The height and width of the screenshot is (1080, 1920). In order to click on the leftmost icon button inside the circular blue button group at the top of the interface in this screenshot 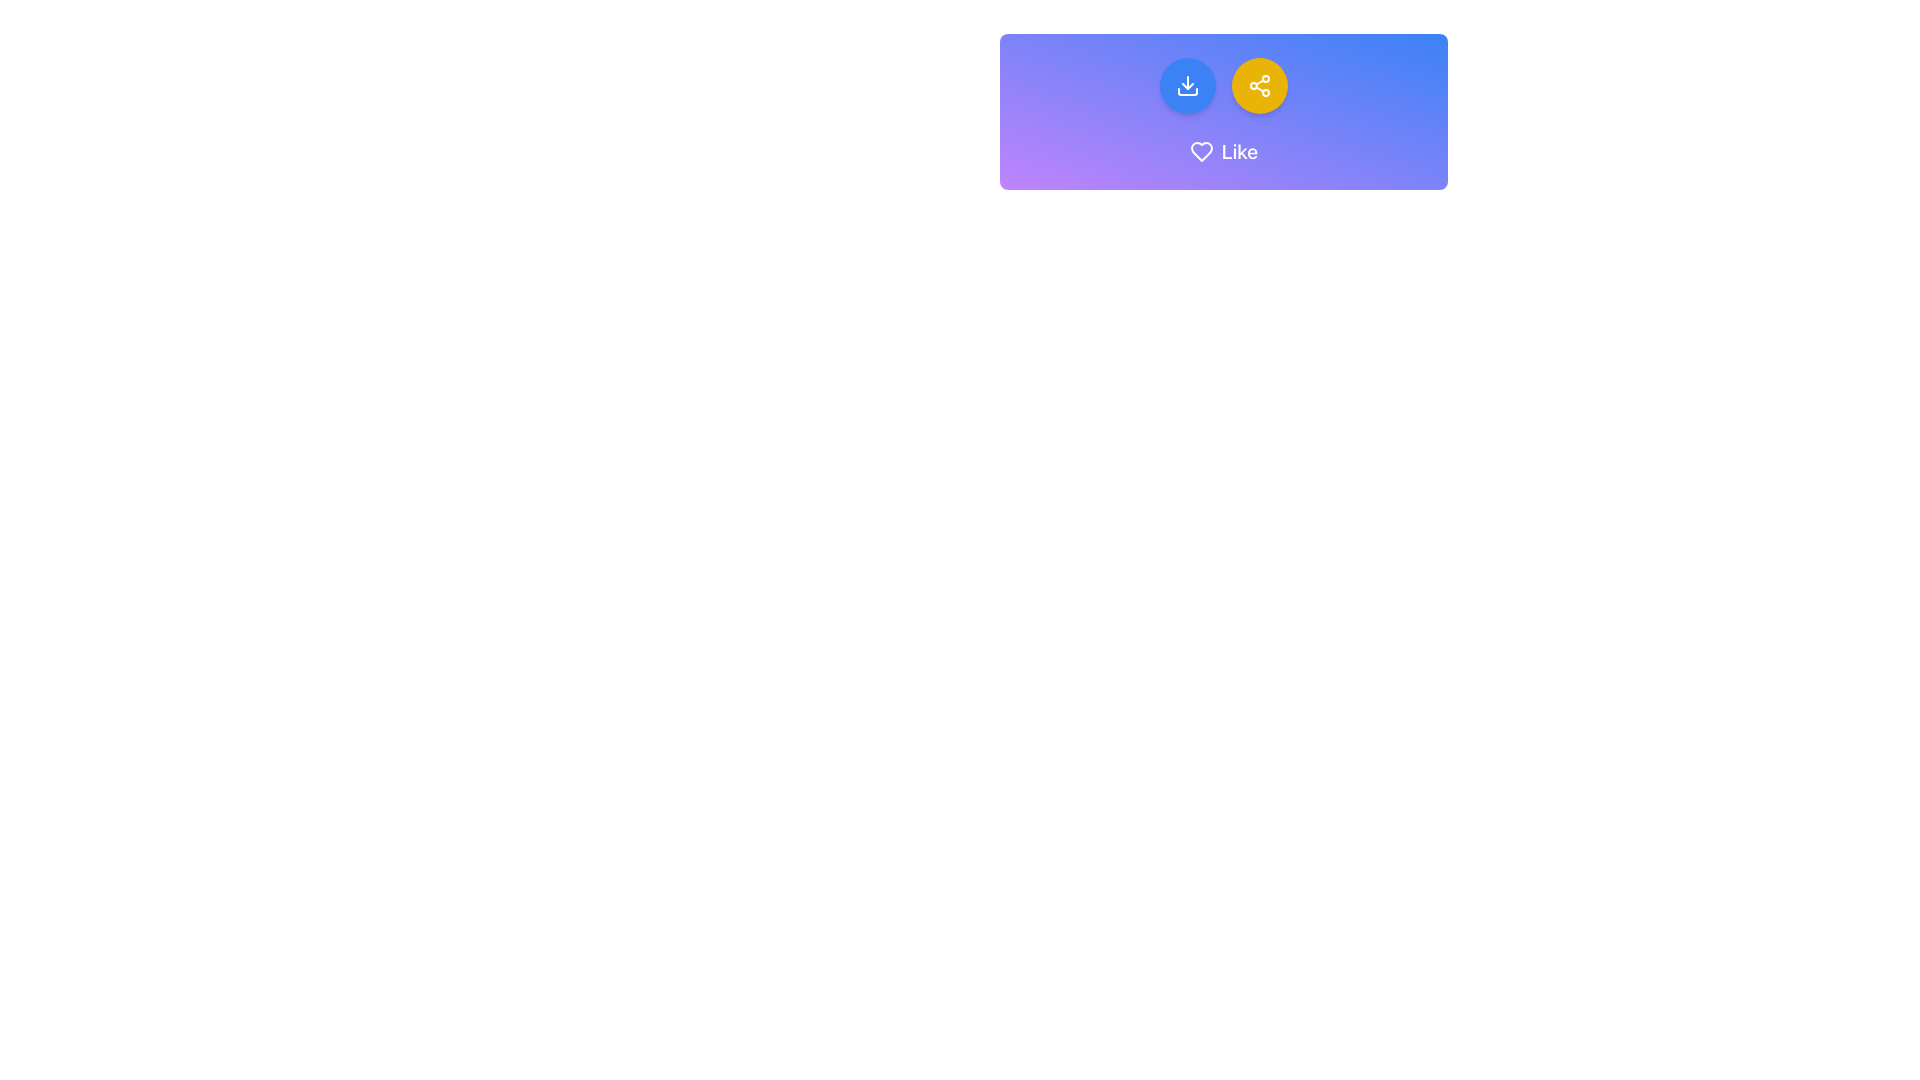, I will do `click(1188, 84)`.